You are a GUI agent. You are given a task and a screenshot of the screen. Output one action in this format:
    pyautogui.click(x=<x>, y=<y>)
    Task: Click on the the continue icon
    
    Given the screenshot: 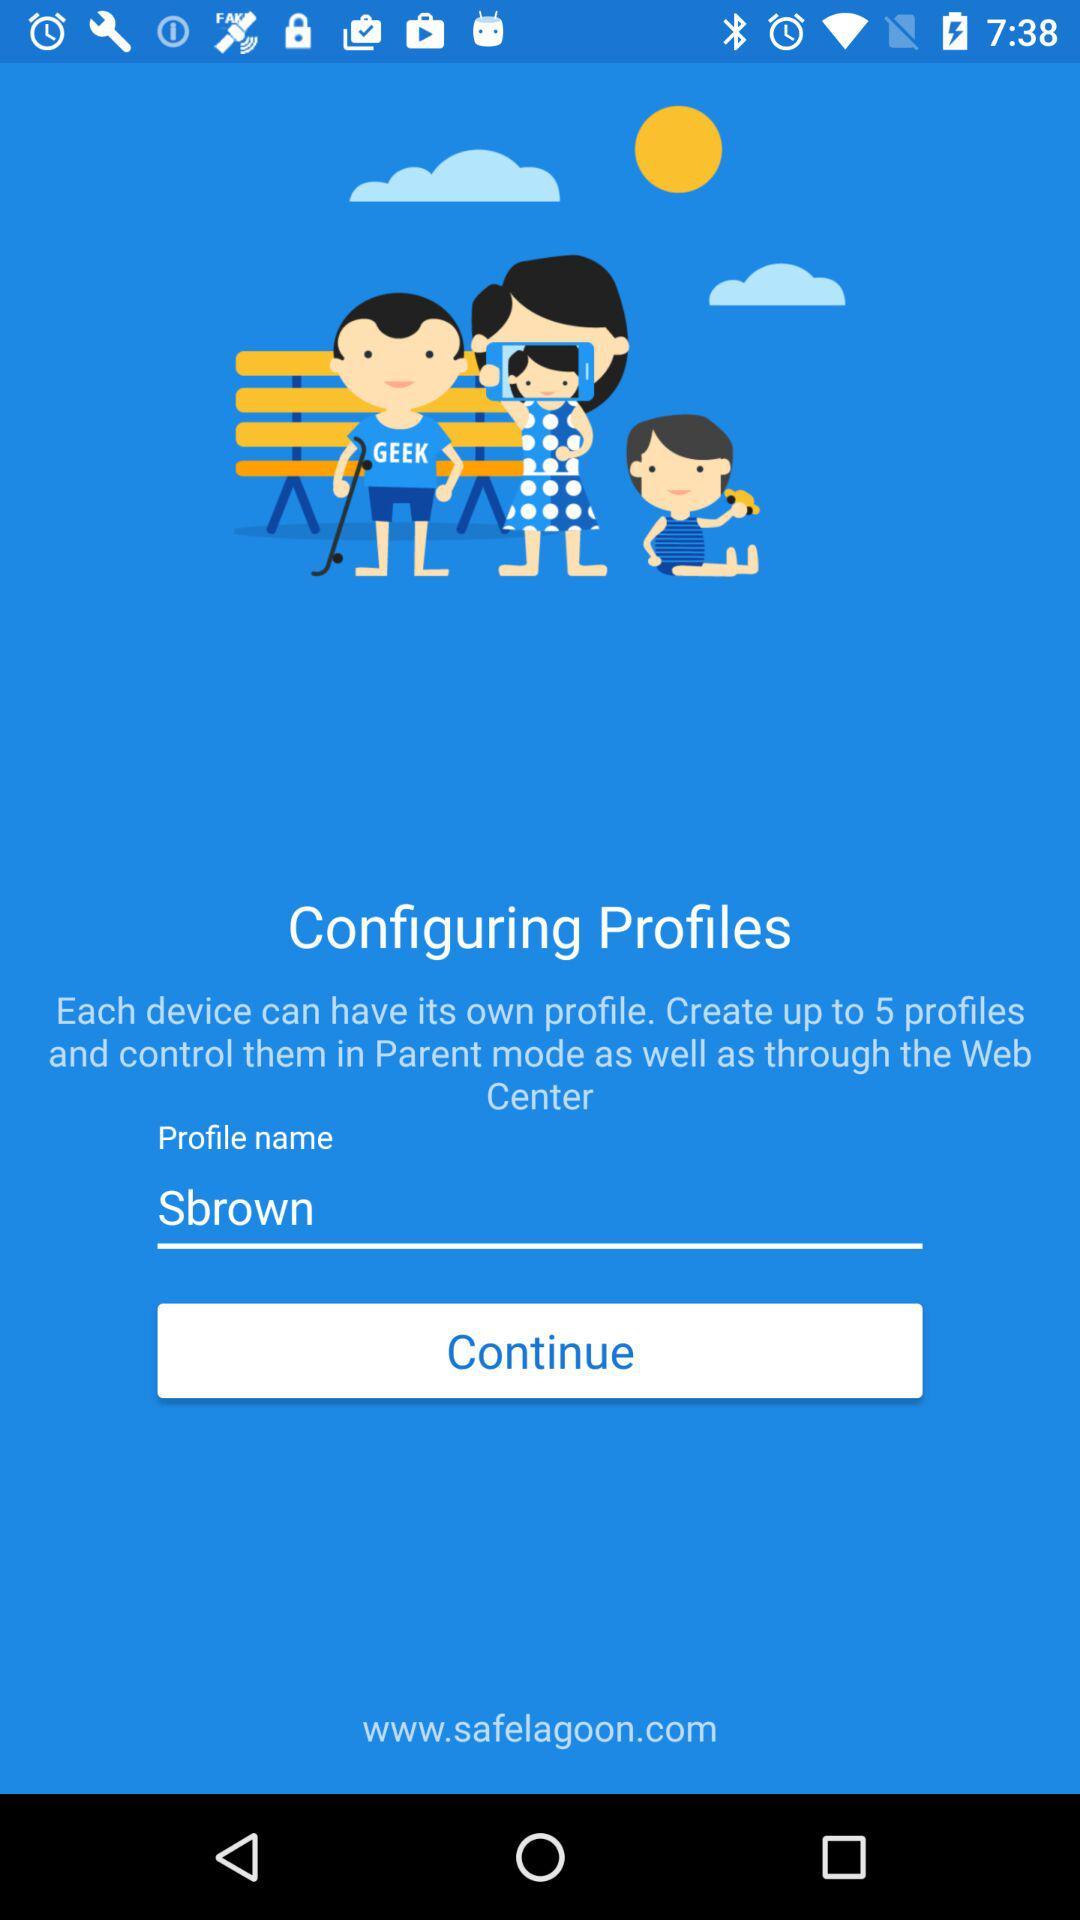 What is the action you would take?
    pyautogui.click(x=540, y=1350)
    